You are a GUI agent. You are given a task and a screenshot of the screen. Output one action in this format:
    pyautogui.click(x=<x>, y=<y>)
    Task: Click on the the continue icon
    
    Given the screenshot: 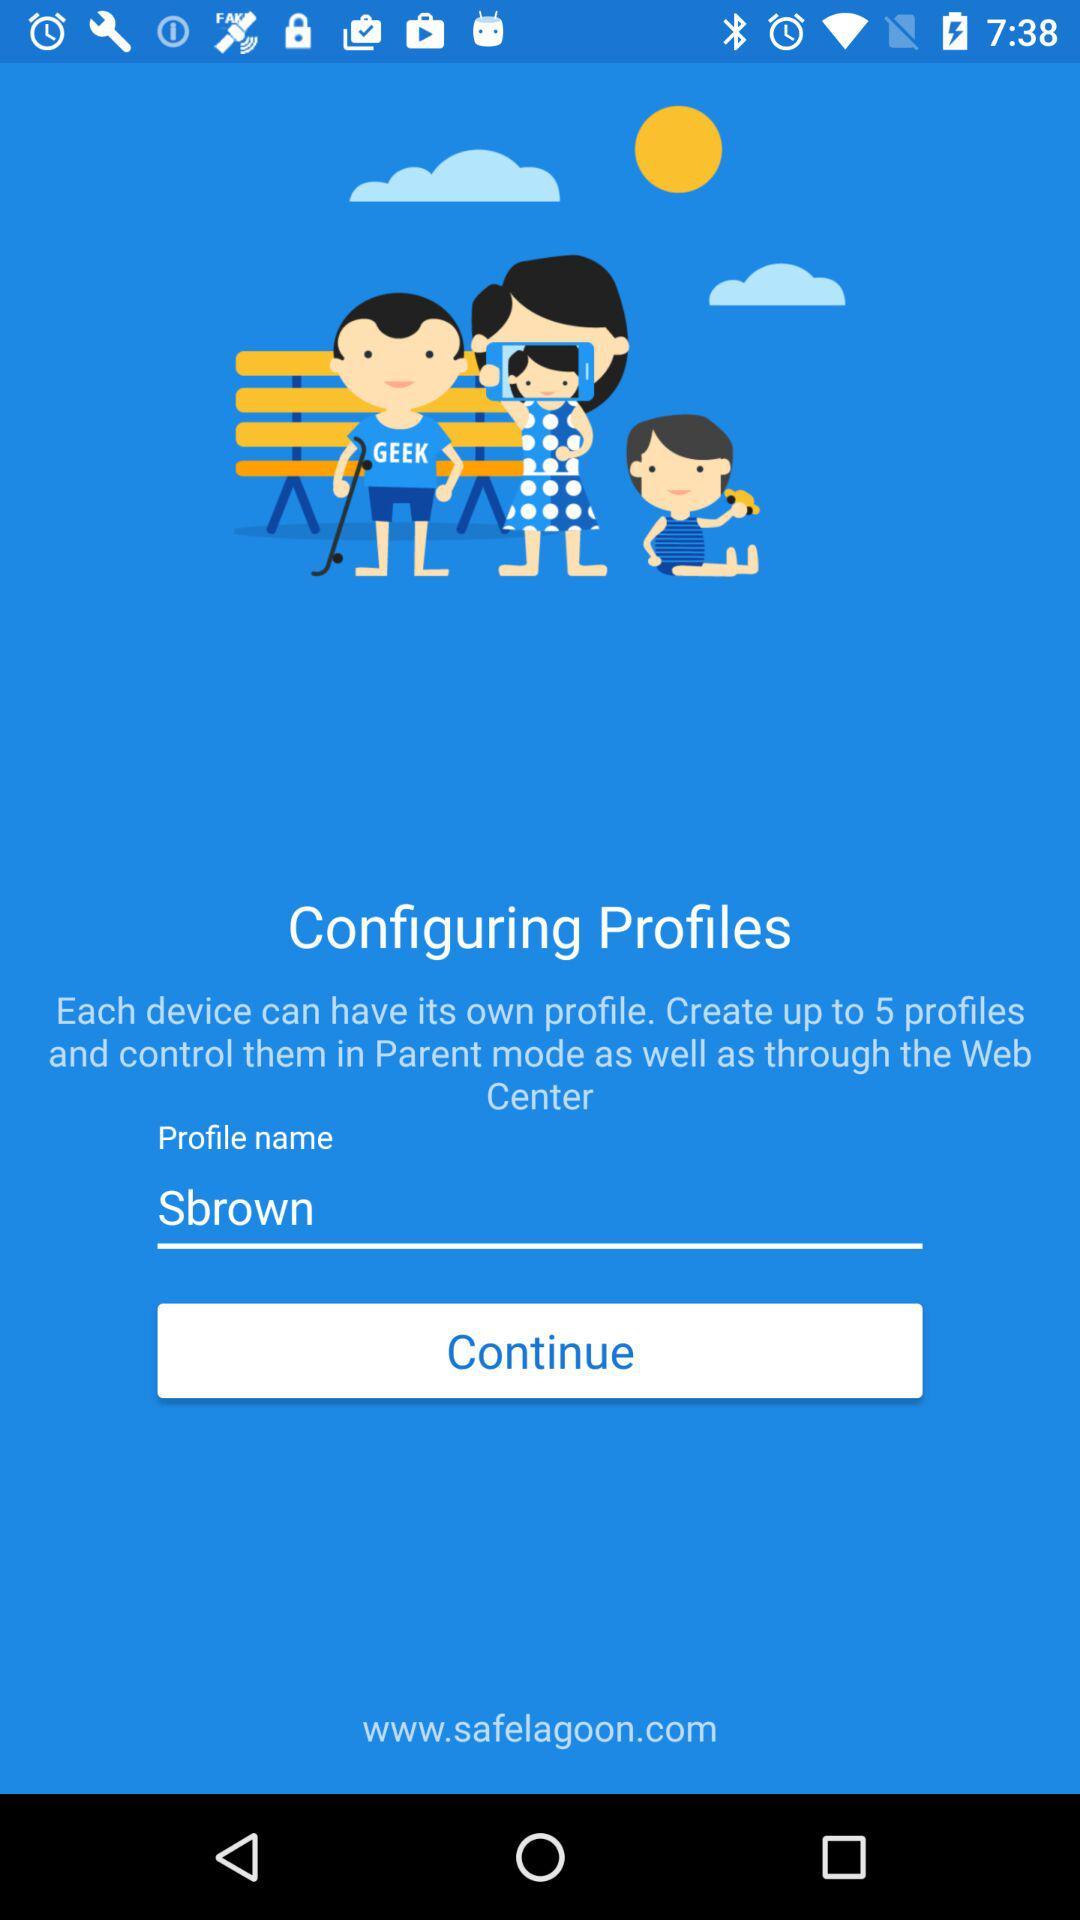 What is the action you would take?
    pyautogui.click(x=540, y=1350)
    